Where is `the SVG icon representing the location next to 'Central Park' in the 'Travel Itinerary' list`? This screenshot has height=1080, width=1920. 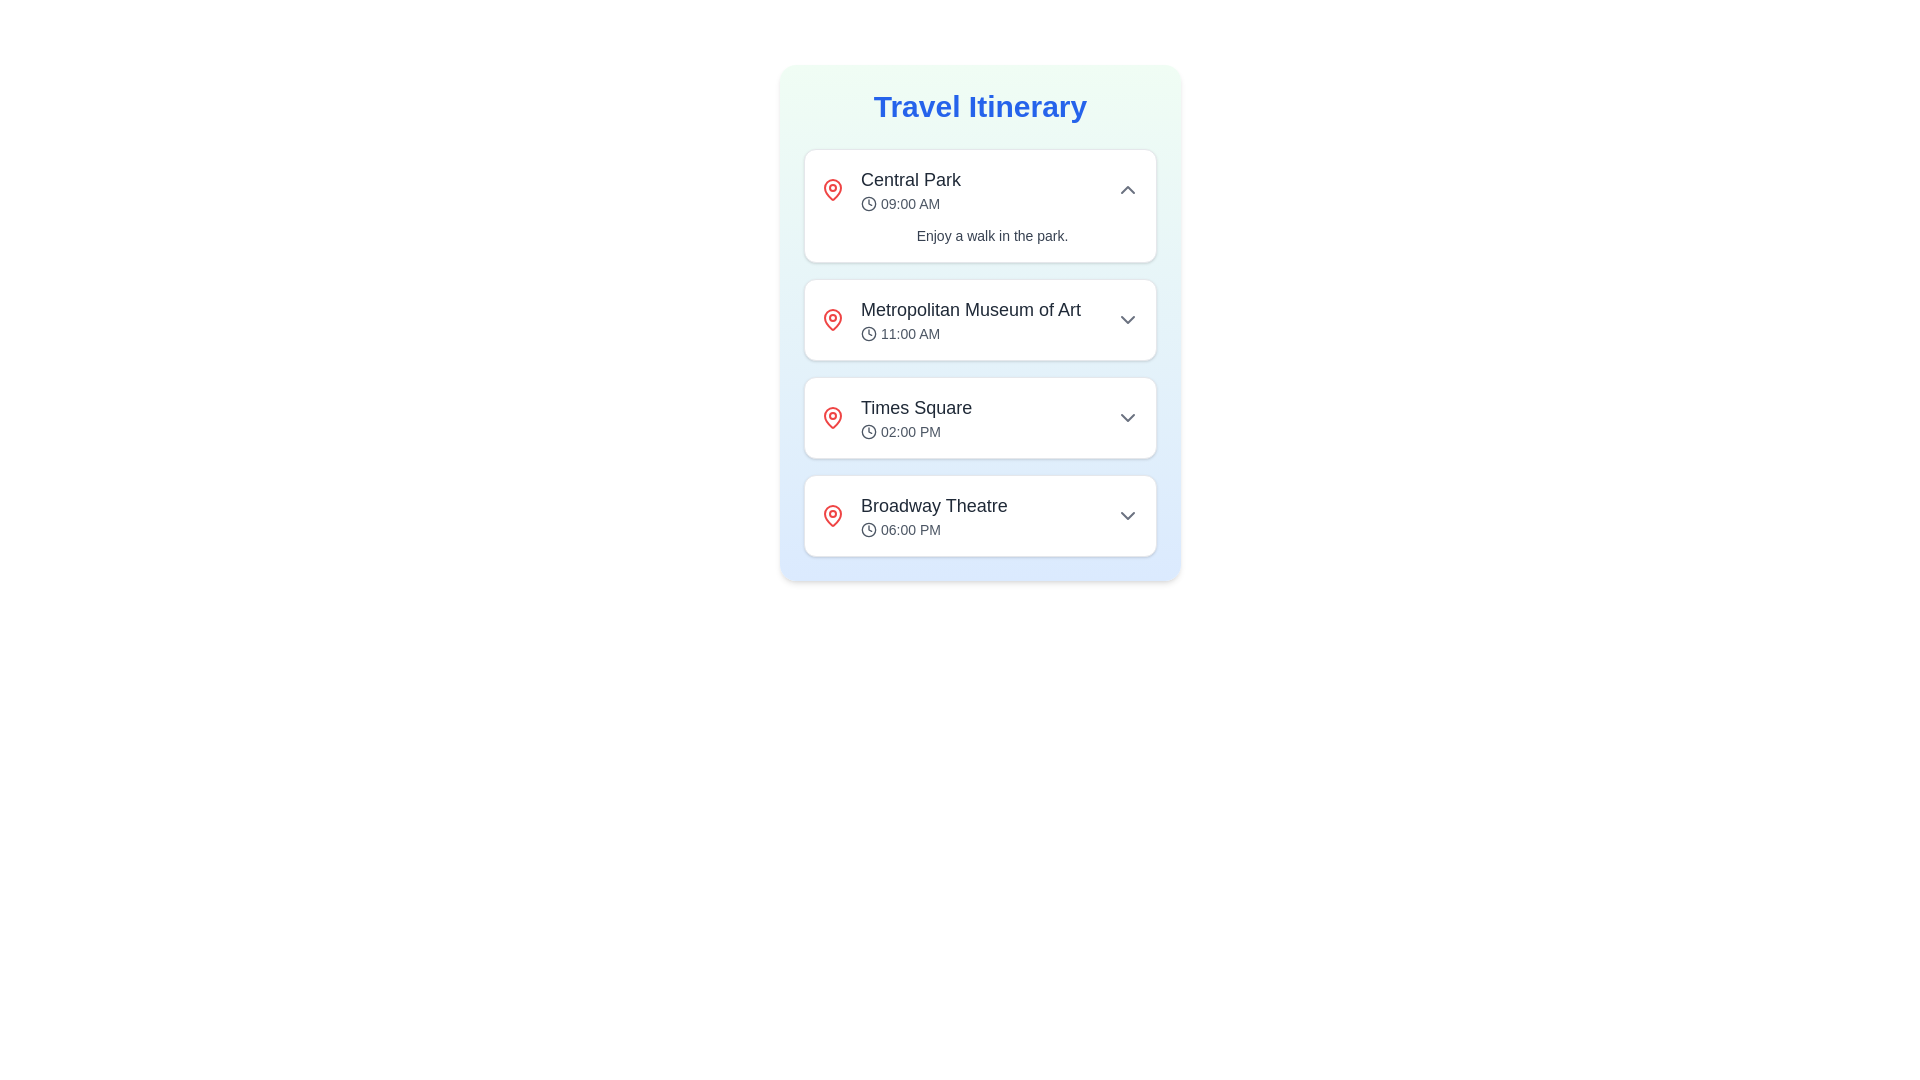
the SVG icon representing the location next to 'Central Park' in the 'Travel Itinerary' list is located at coordinates (833, 189).